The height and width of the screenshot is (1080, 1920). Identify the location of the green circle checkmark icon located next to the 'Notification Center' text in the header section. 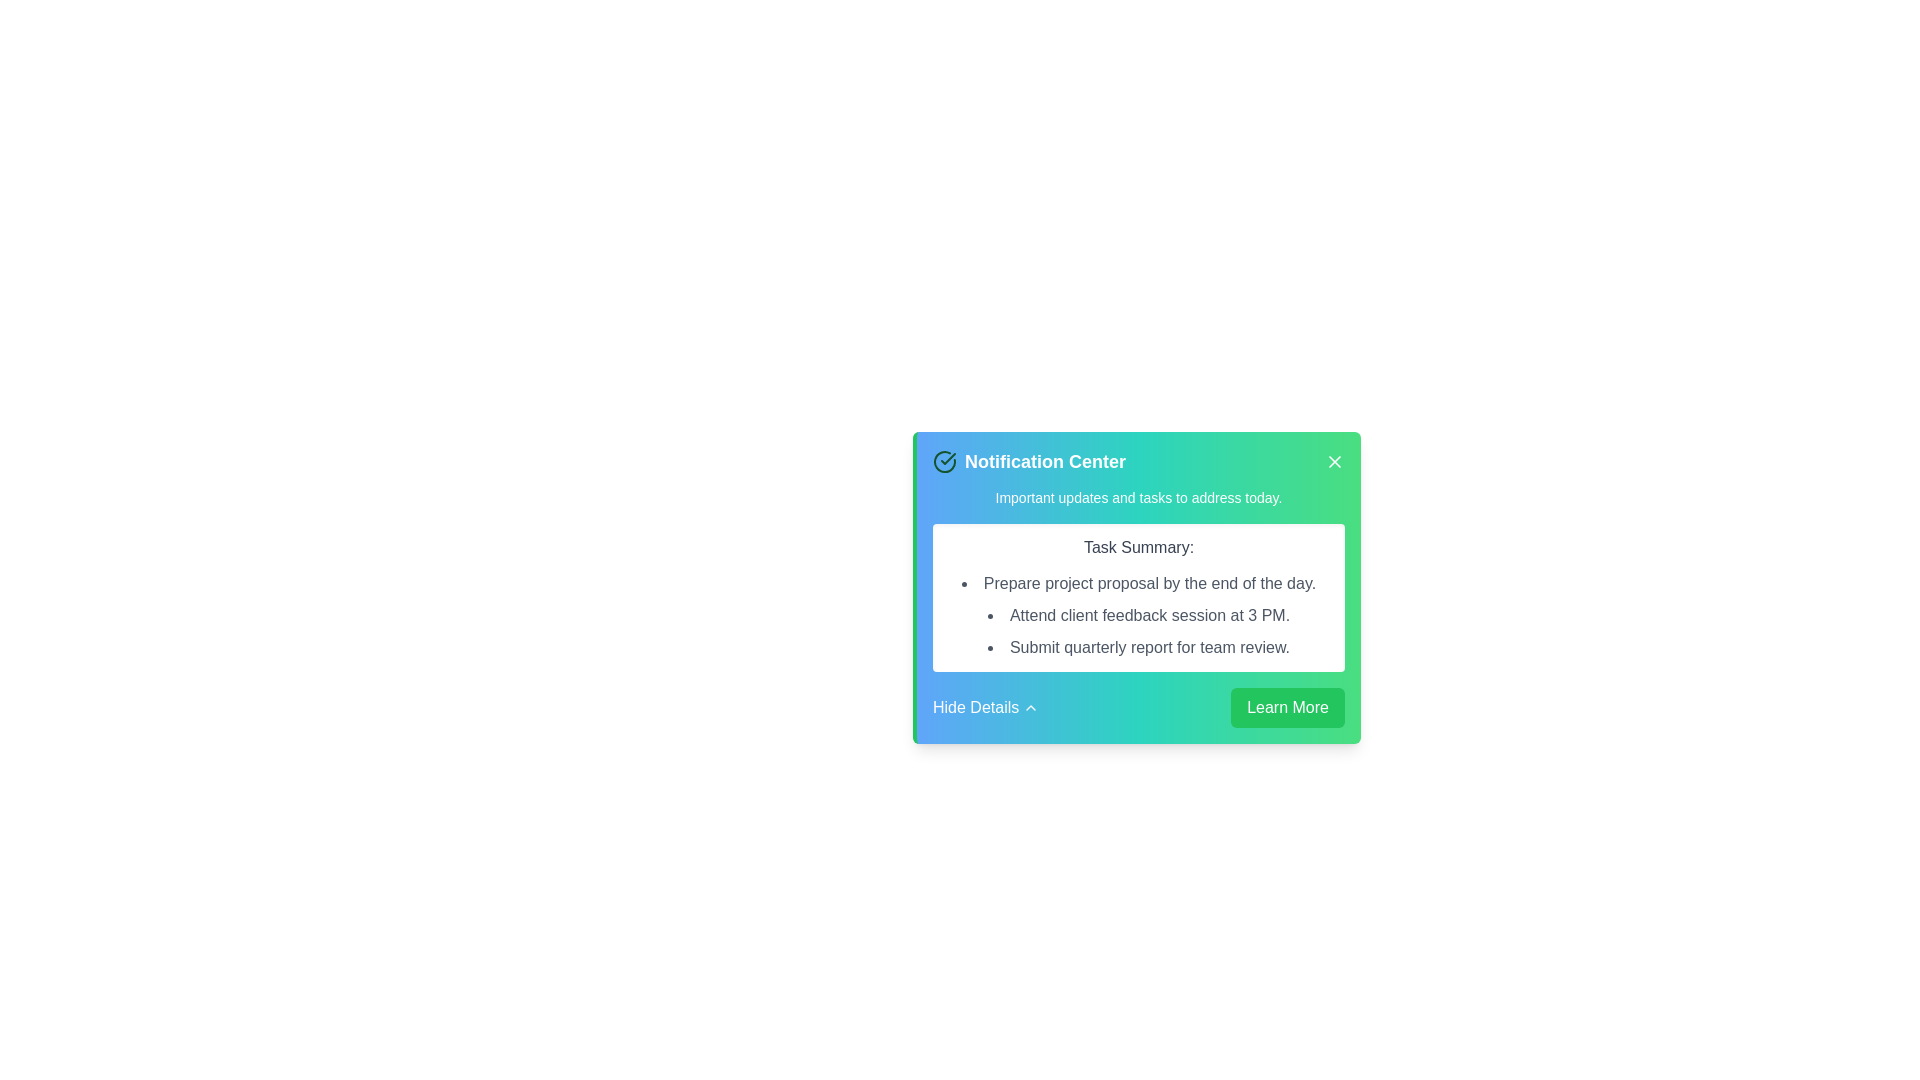
(944, 462).